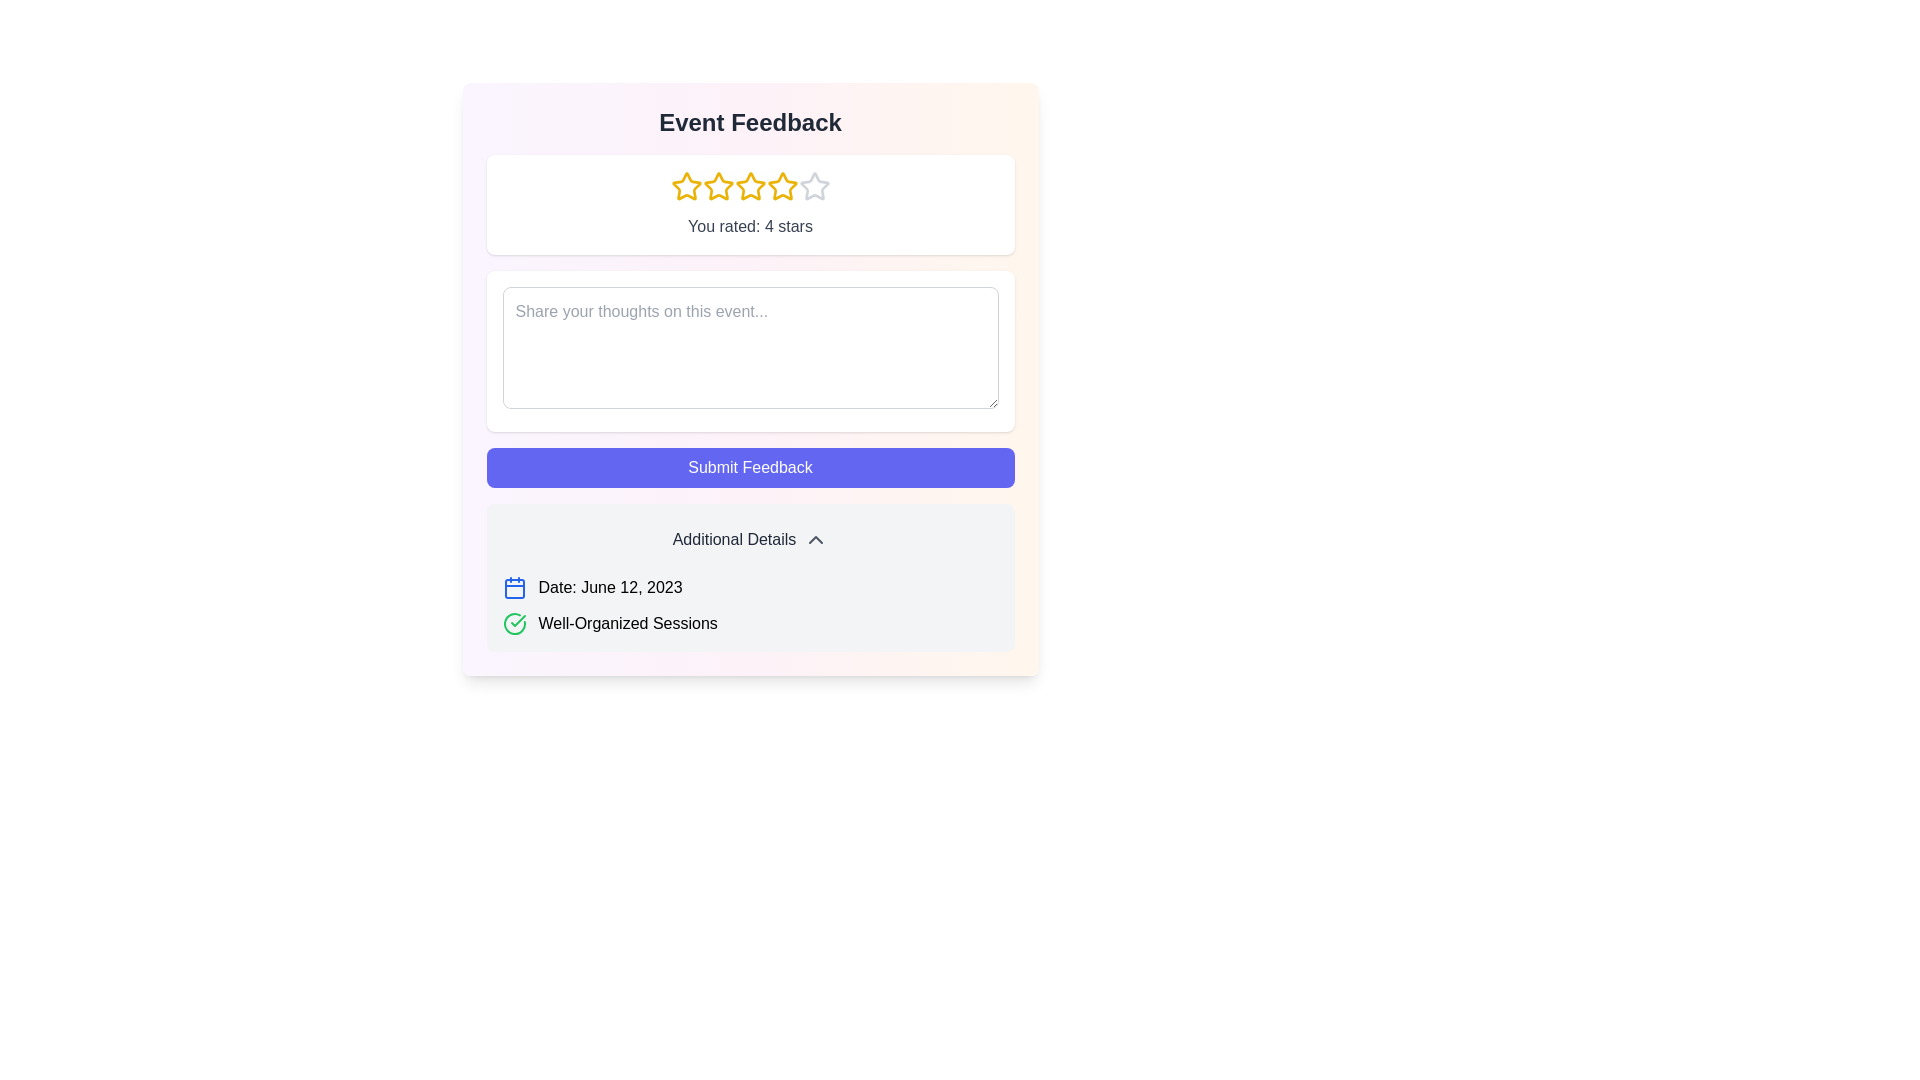  I want to click on the Chevron-up icon located at the center-right of the 'Additional Details' horizontal bar, so click(816, 540).